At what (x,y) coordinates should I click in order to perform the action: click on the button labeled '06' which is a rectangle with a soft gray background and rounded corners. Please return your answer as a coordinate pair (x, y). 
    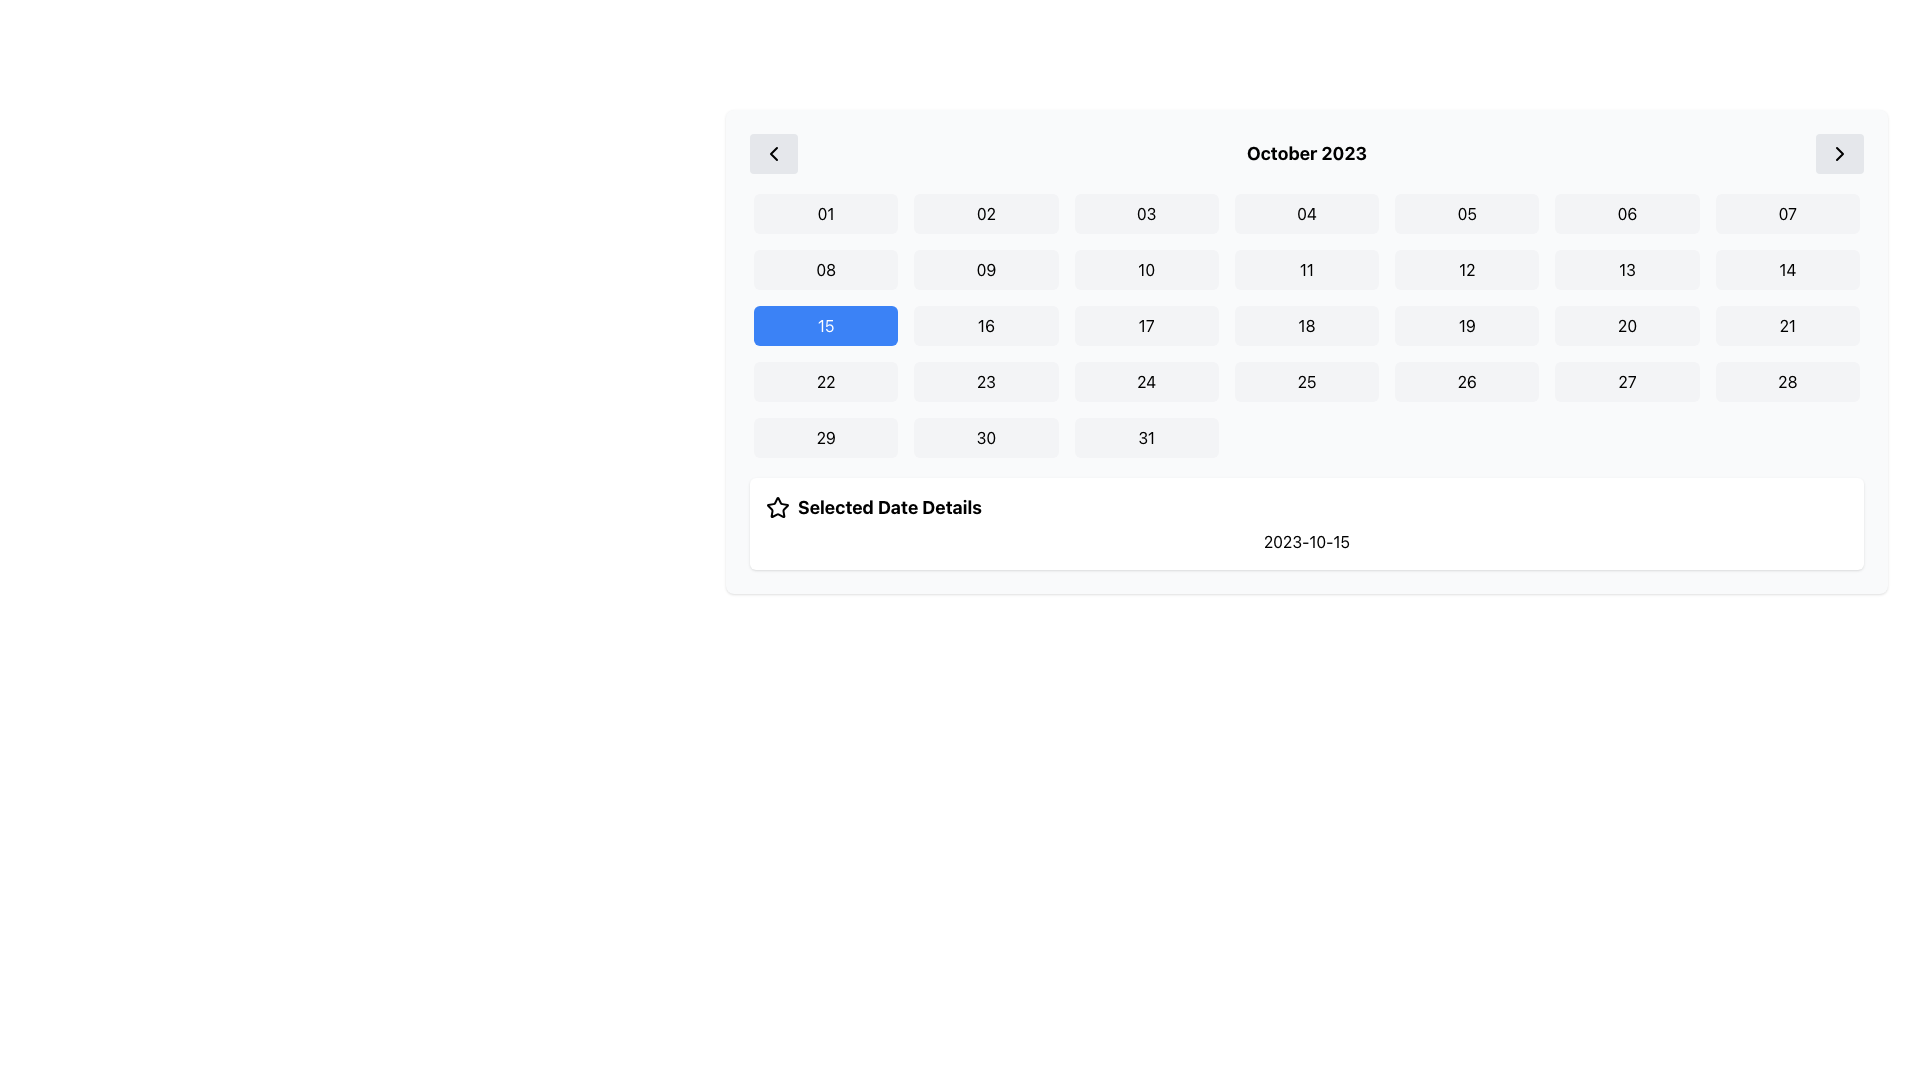
    Looking at the image, I should click on (1627, 213).